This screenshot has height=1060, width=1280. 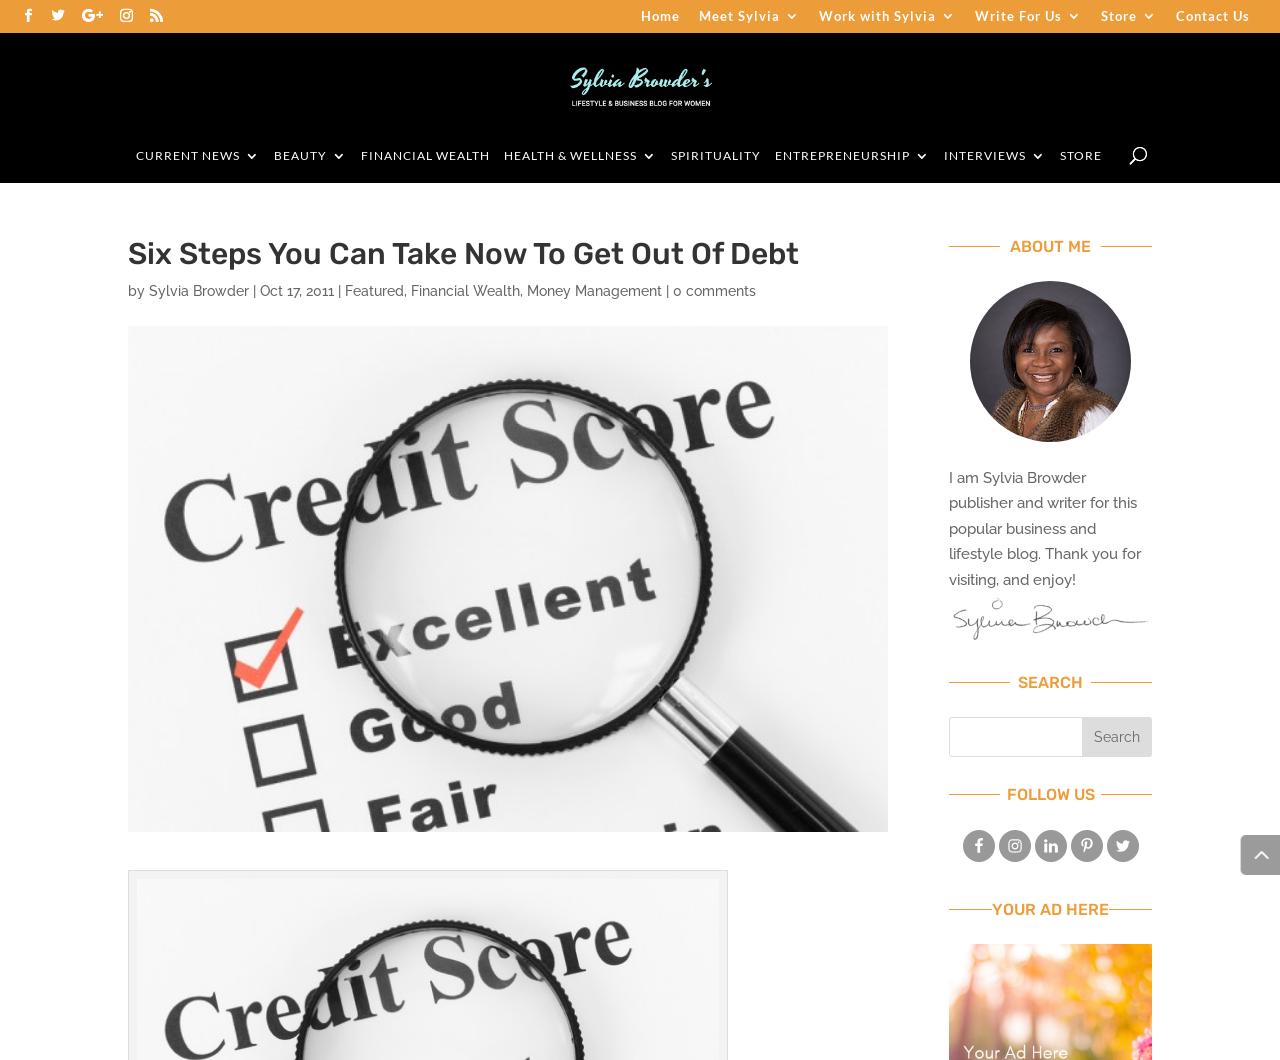 I want to click on 'Marketing & PR', so click(x=850, y=582).